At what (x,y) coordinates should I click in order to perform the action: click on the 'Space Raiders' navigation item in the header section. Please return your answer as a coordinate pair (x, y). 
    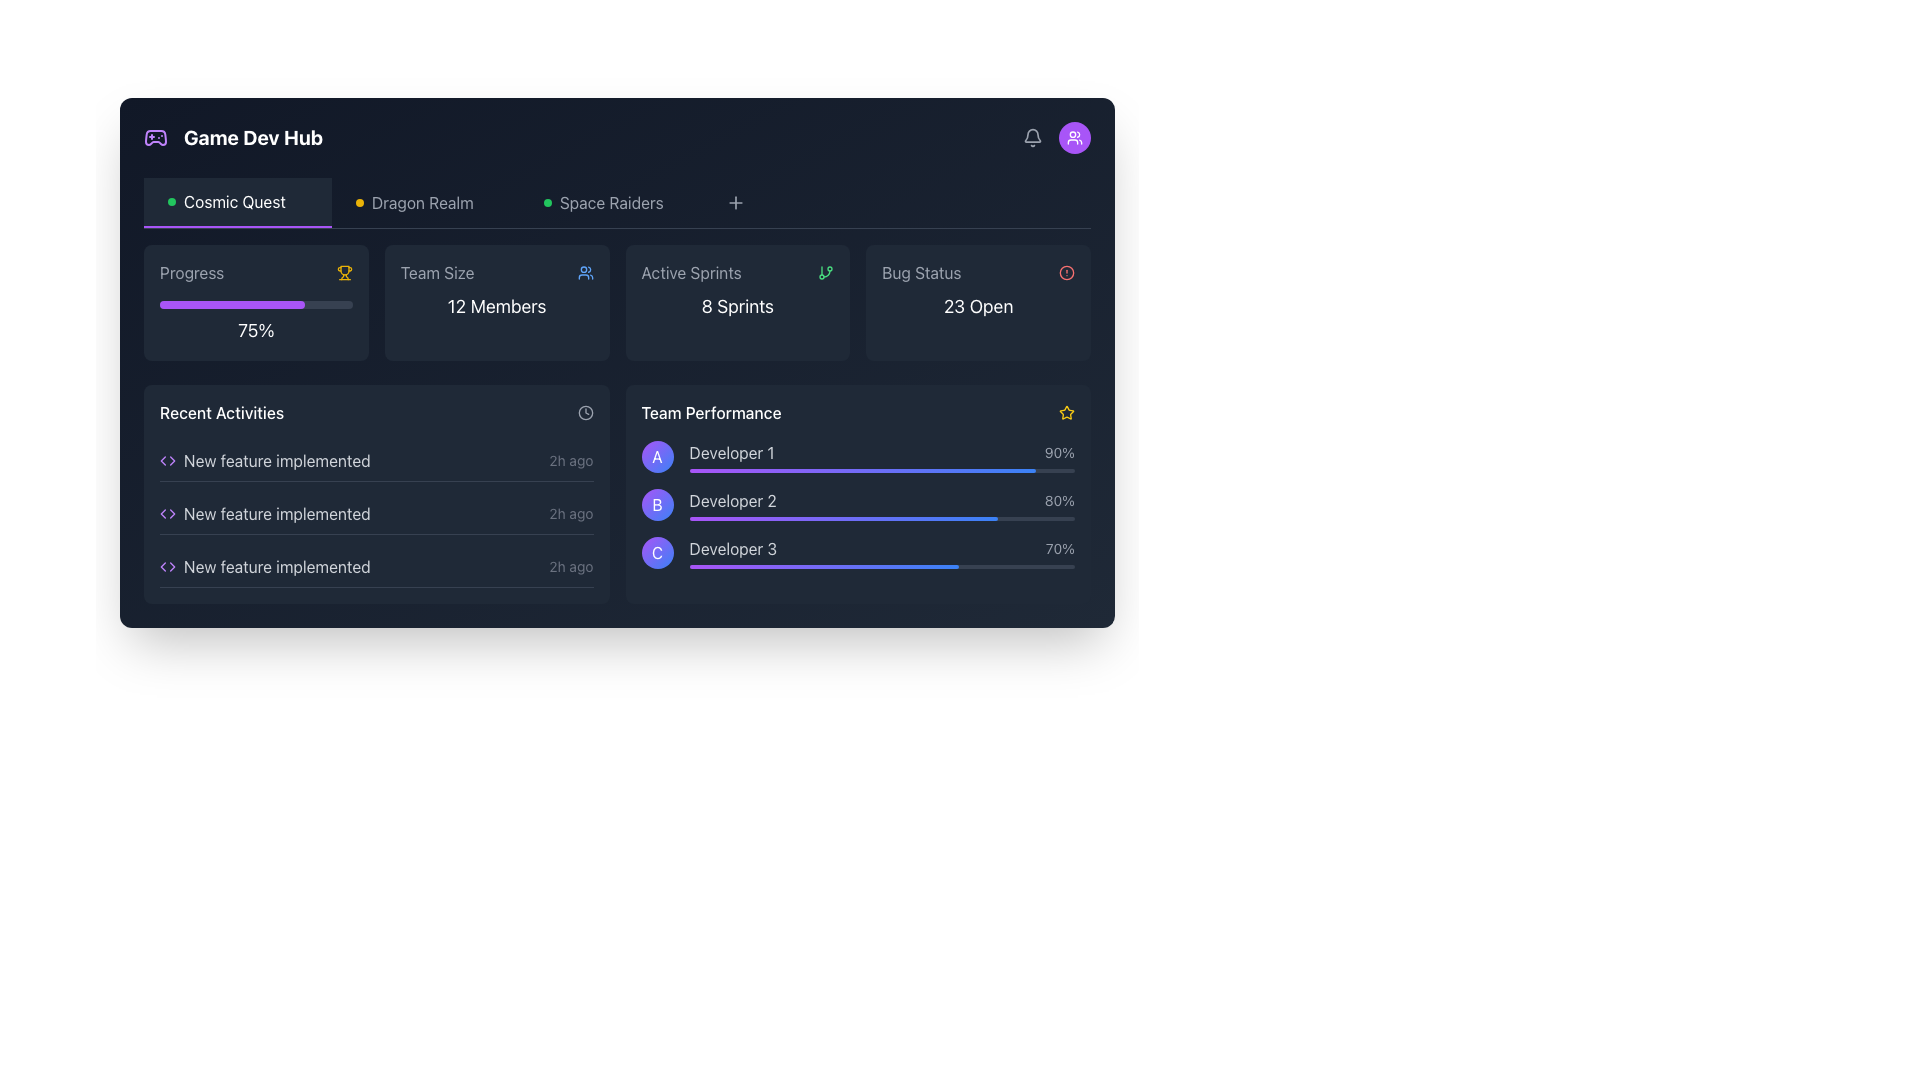
    Looking at the image, I should click on (613, 203).